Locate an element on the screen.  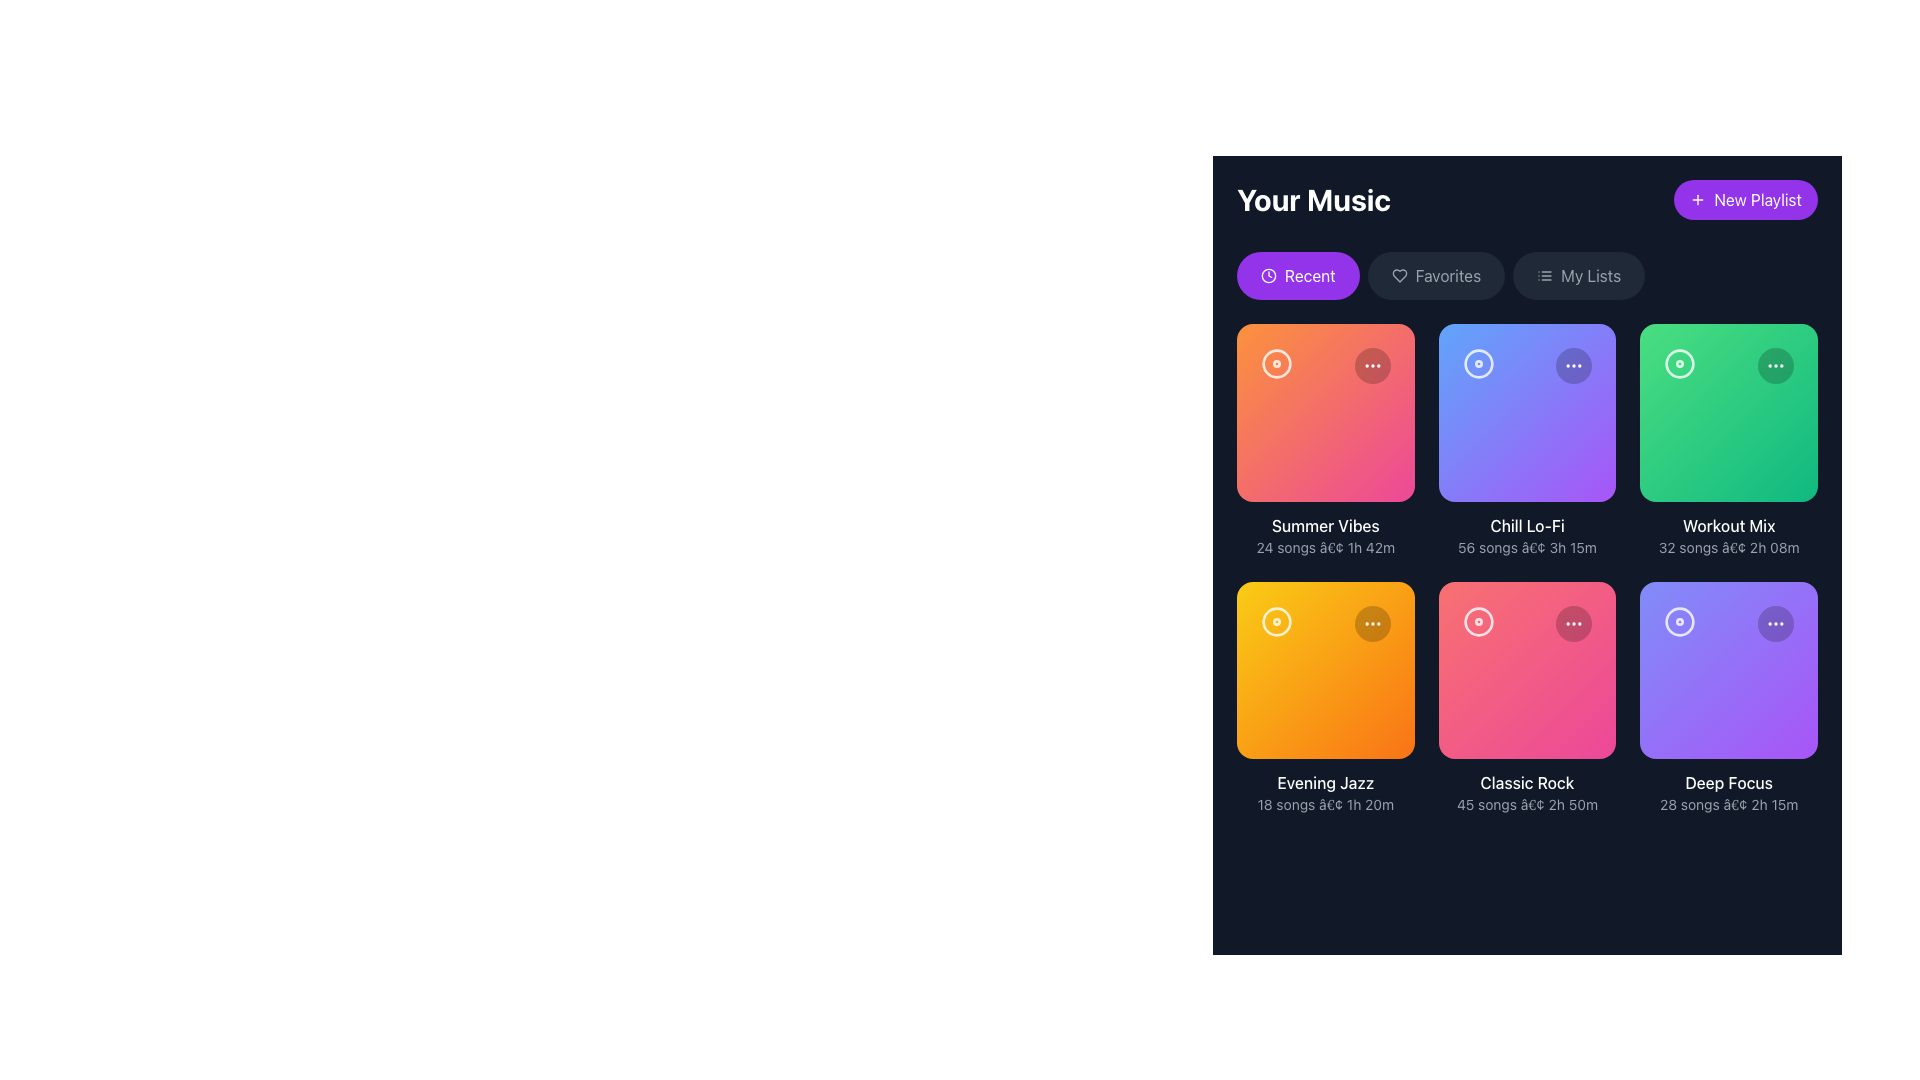
the circular icon with a lighter border located on the orange-pink gradient background of the 'Summer Vibes' card, positioned at the top-left corner adjacent to the three-dot menu icon is located at coordinates (1275, 363).